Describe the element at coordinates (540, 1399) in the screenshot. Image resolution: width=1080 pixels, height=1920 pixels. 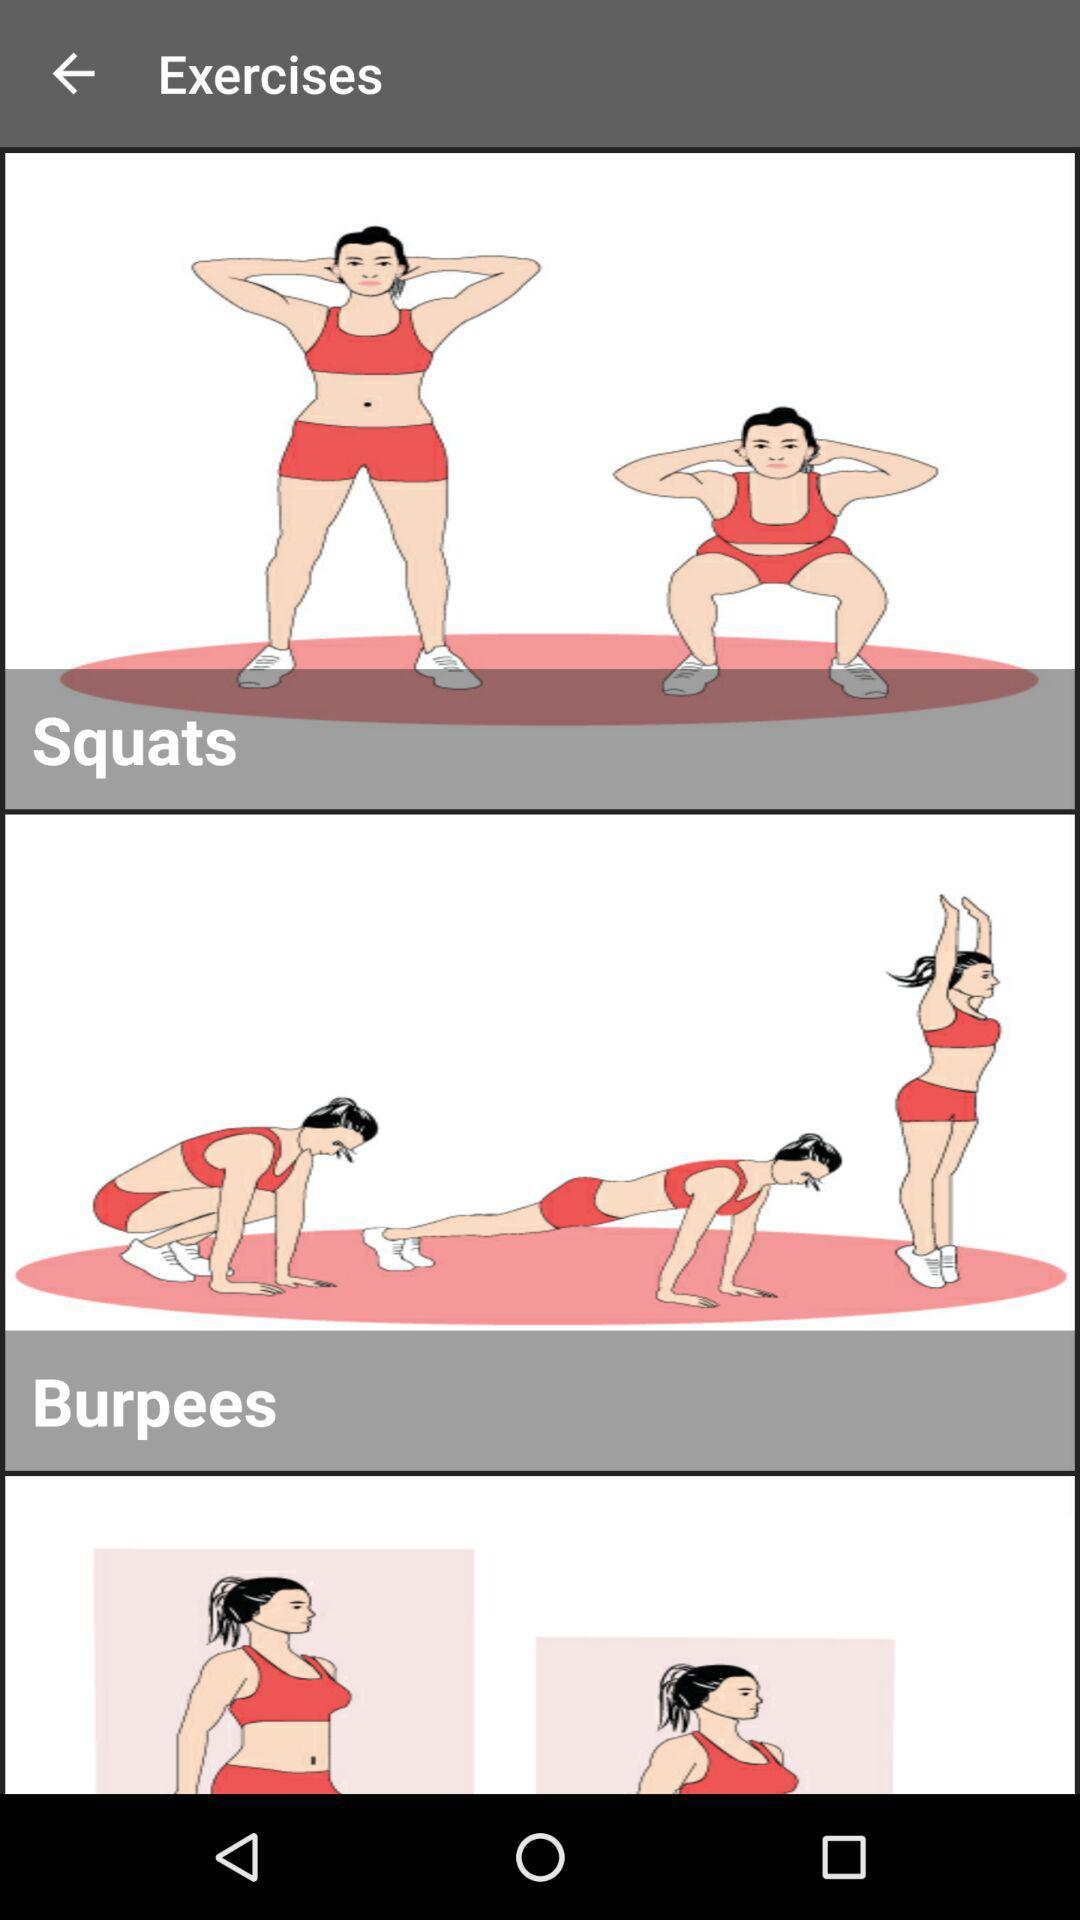
I see `the burpees item` at that location.